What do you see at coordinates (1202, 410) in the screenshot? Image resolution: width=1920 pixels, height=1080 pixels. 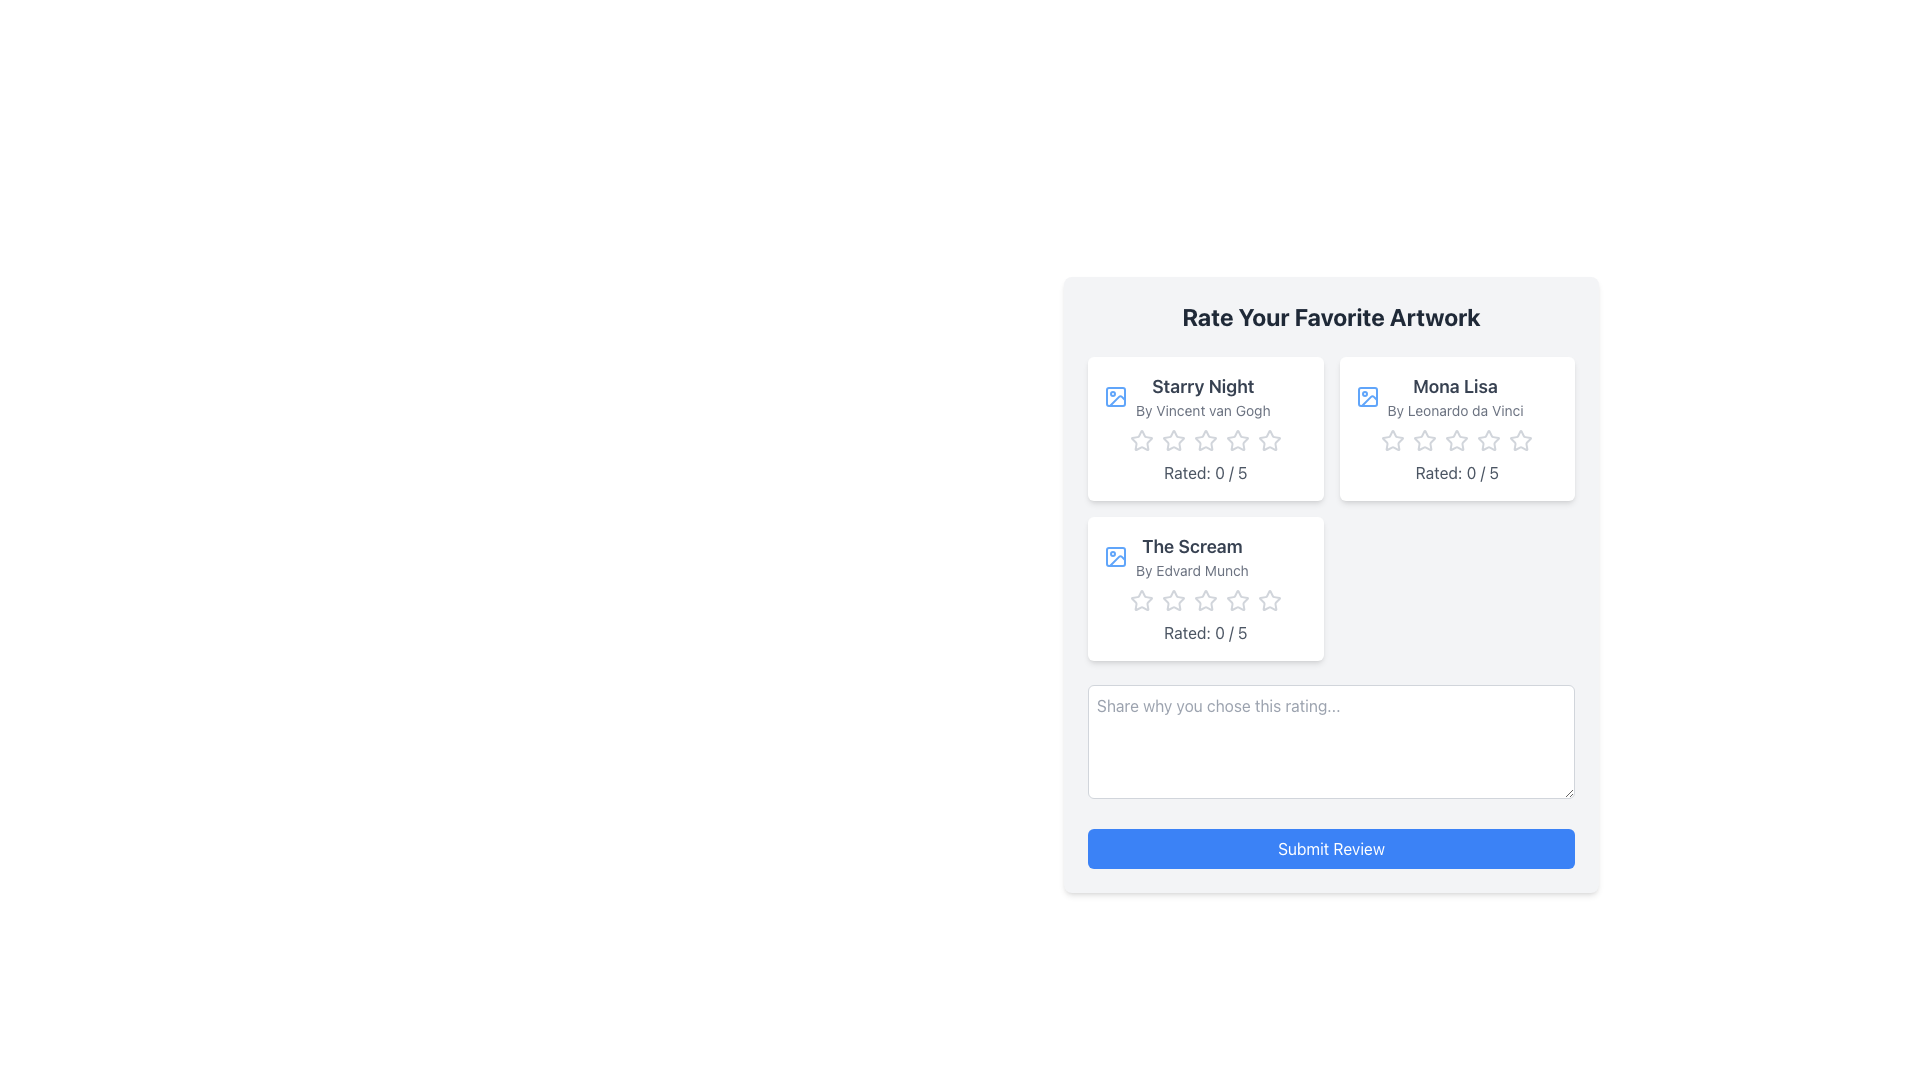 I see `the static text label displaying 'By Vincent van Gogh', which is located below the title 'Starry Night' in the upper left card section of the interface` at bounding box center [1202, 410].